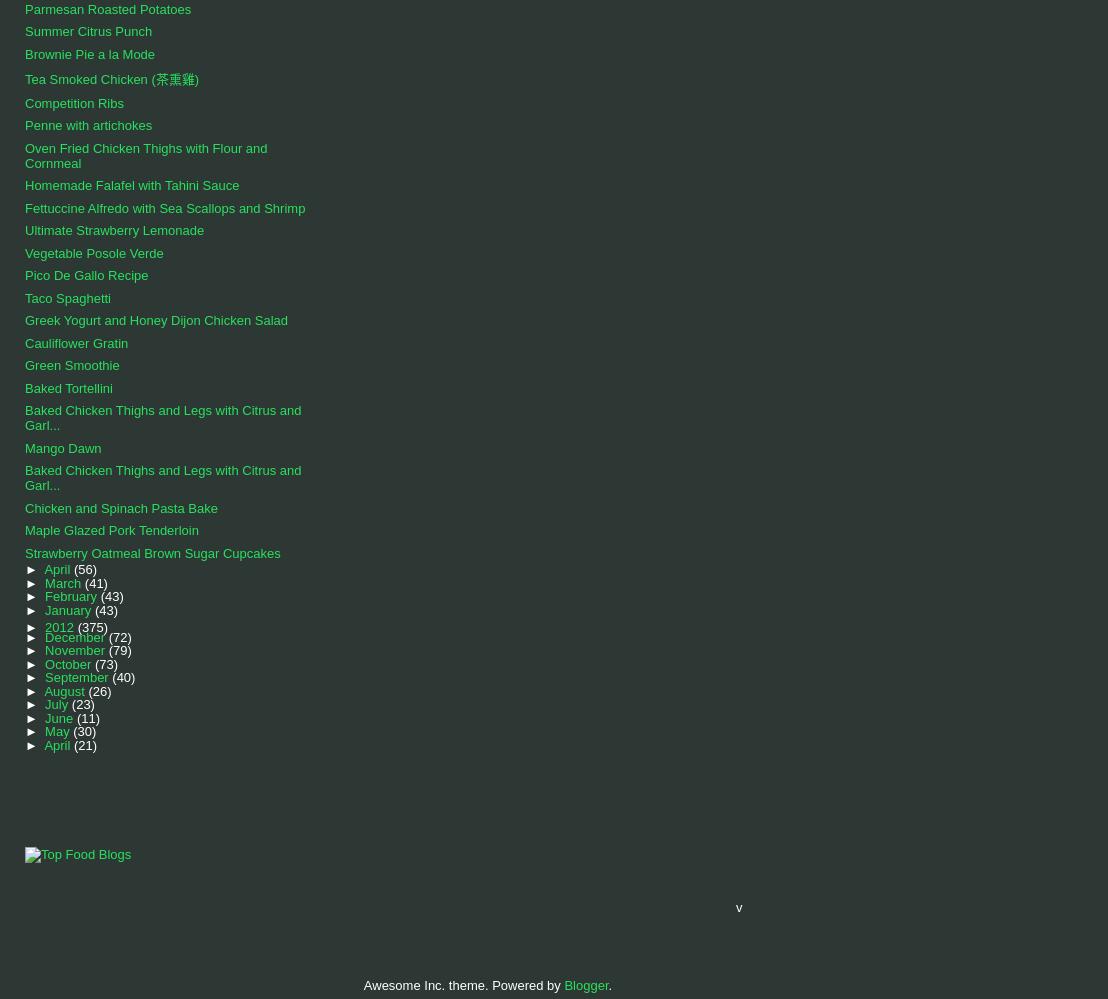 The width and height of the screenshot is (1108, 999). What do you see at coordinates (76, 625) in the screenshot?
I see `'(375)'` at bounding box center [76, 625].